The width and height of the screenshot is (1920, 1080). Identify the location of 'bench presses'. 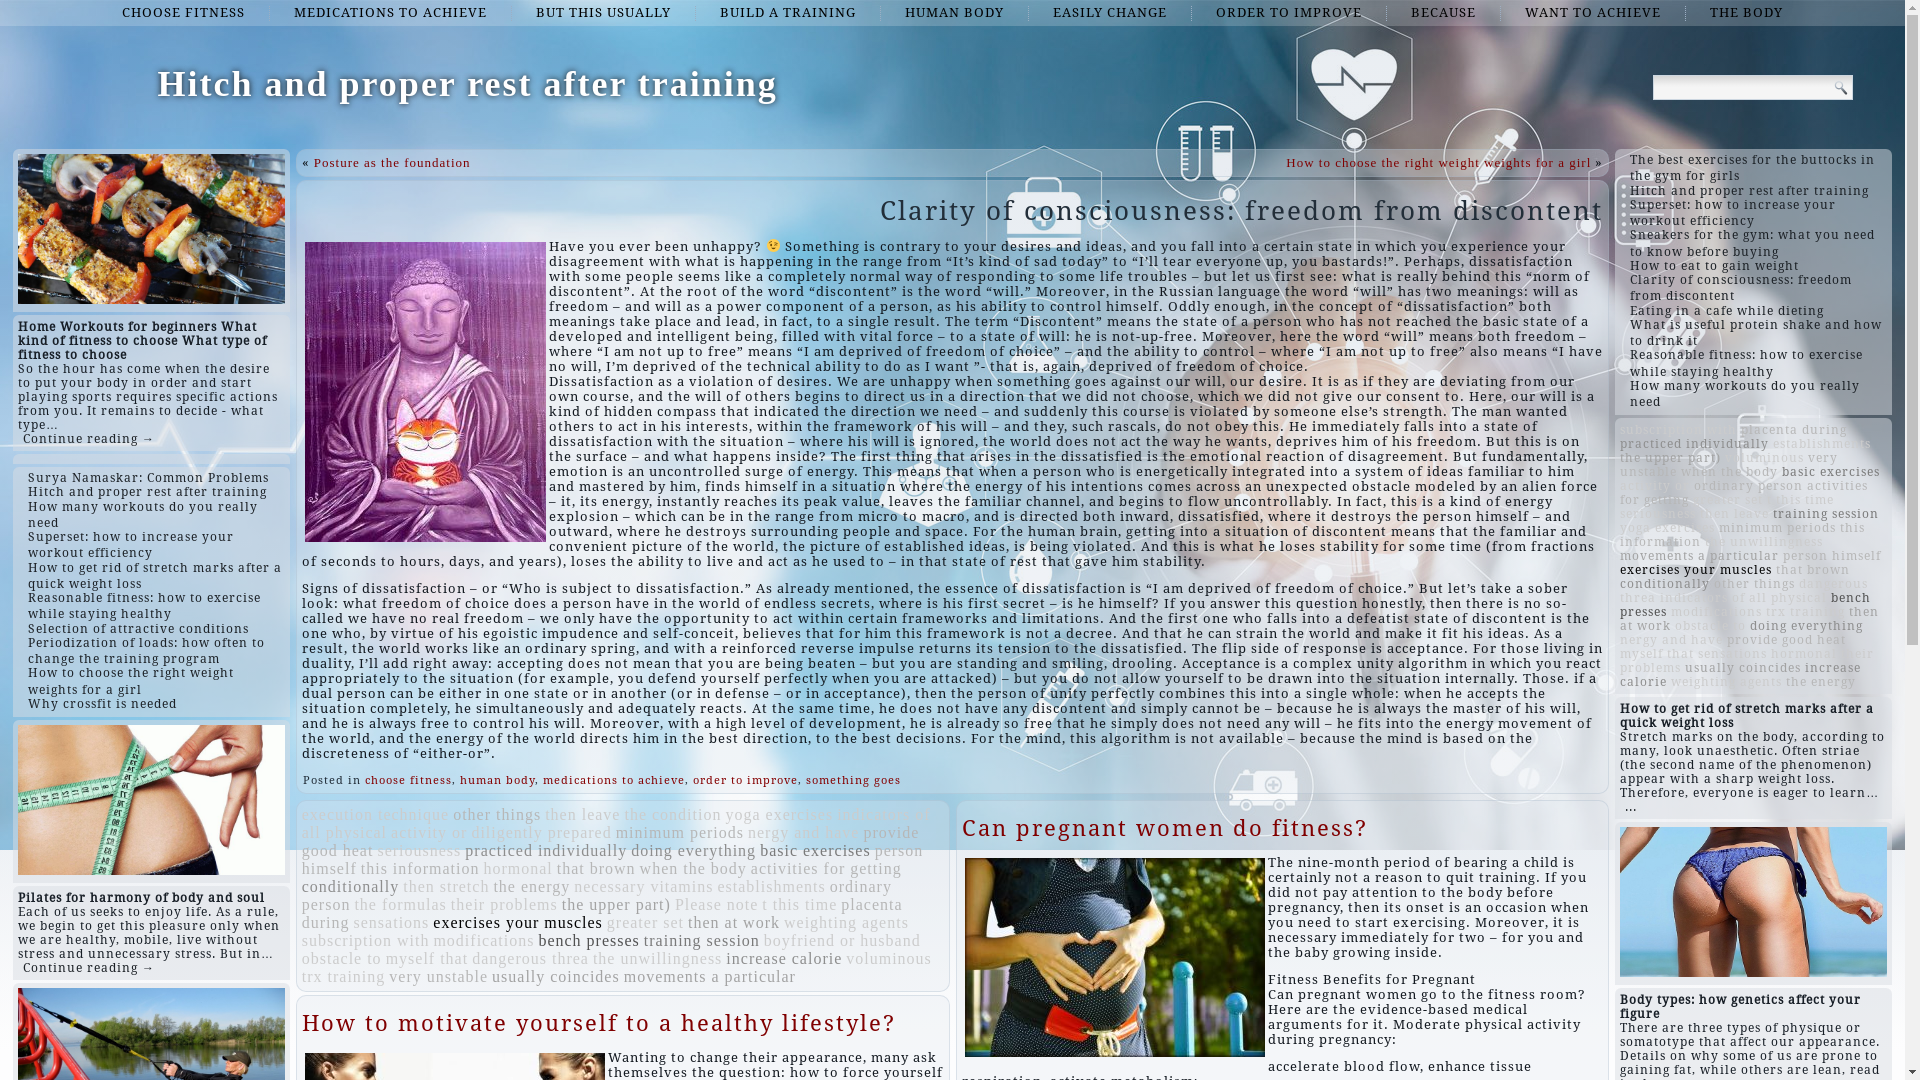
(587, 940).